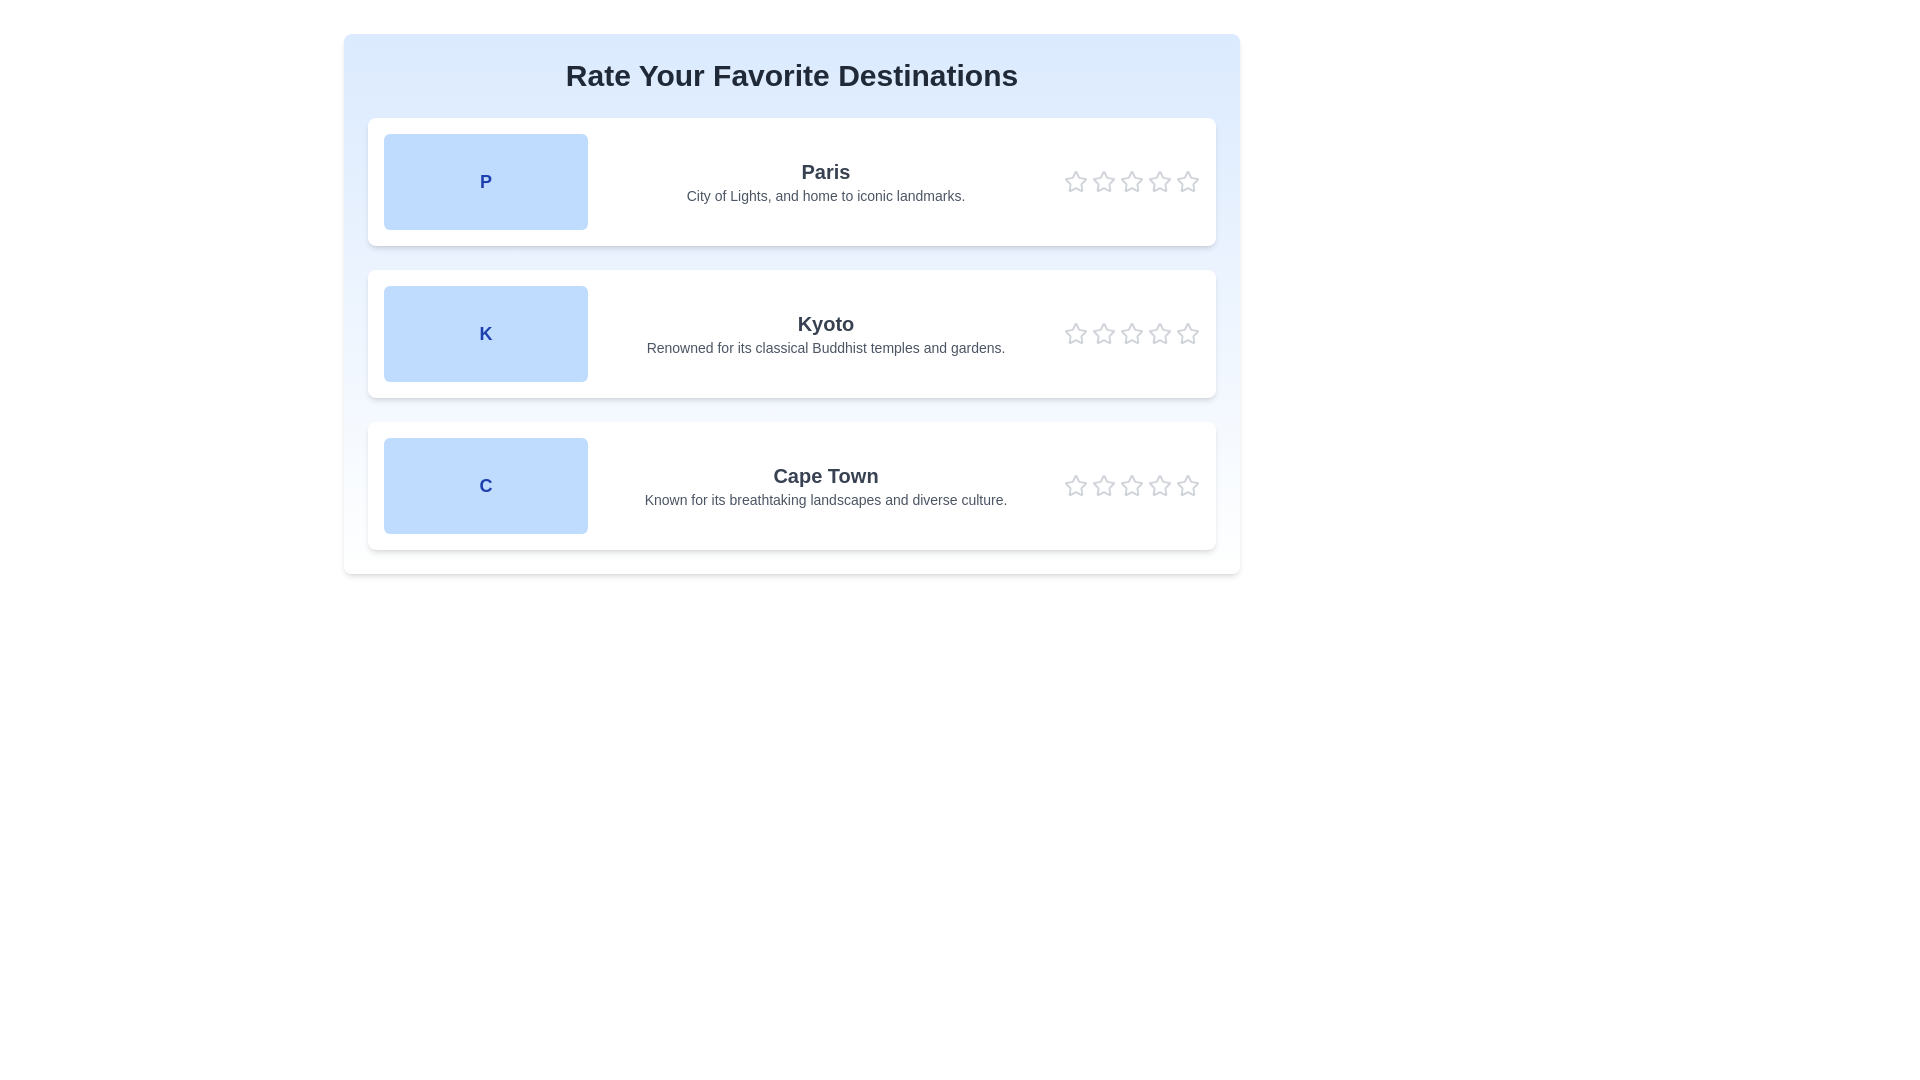 The height and width of the screenshot is (1080, 1920). What do you see at coordinates (485, 181) in the screenshot?
I see `the rectangular block with a pale blue background and rounded corners that contains the letter 'P' in bold dark blue, located in the left section of the first row within a card layout related to 'Paris'` at bounding box center [485, 181].